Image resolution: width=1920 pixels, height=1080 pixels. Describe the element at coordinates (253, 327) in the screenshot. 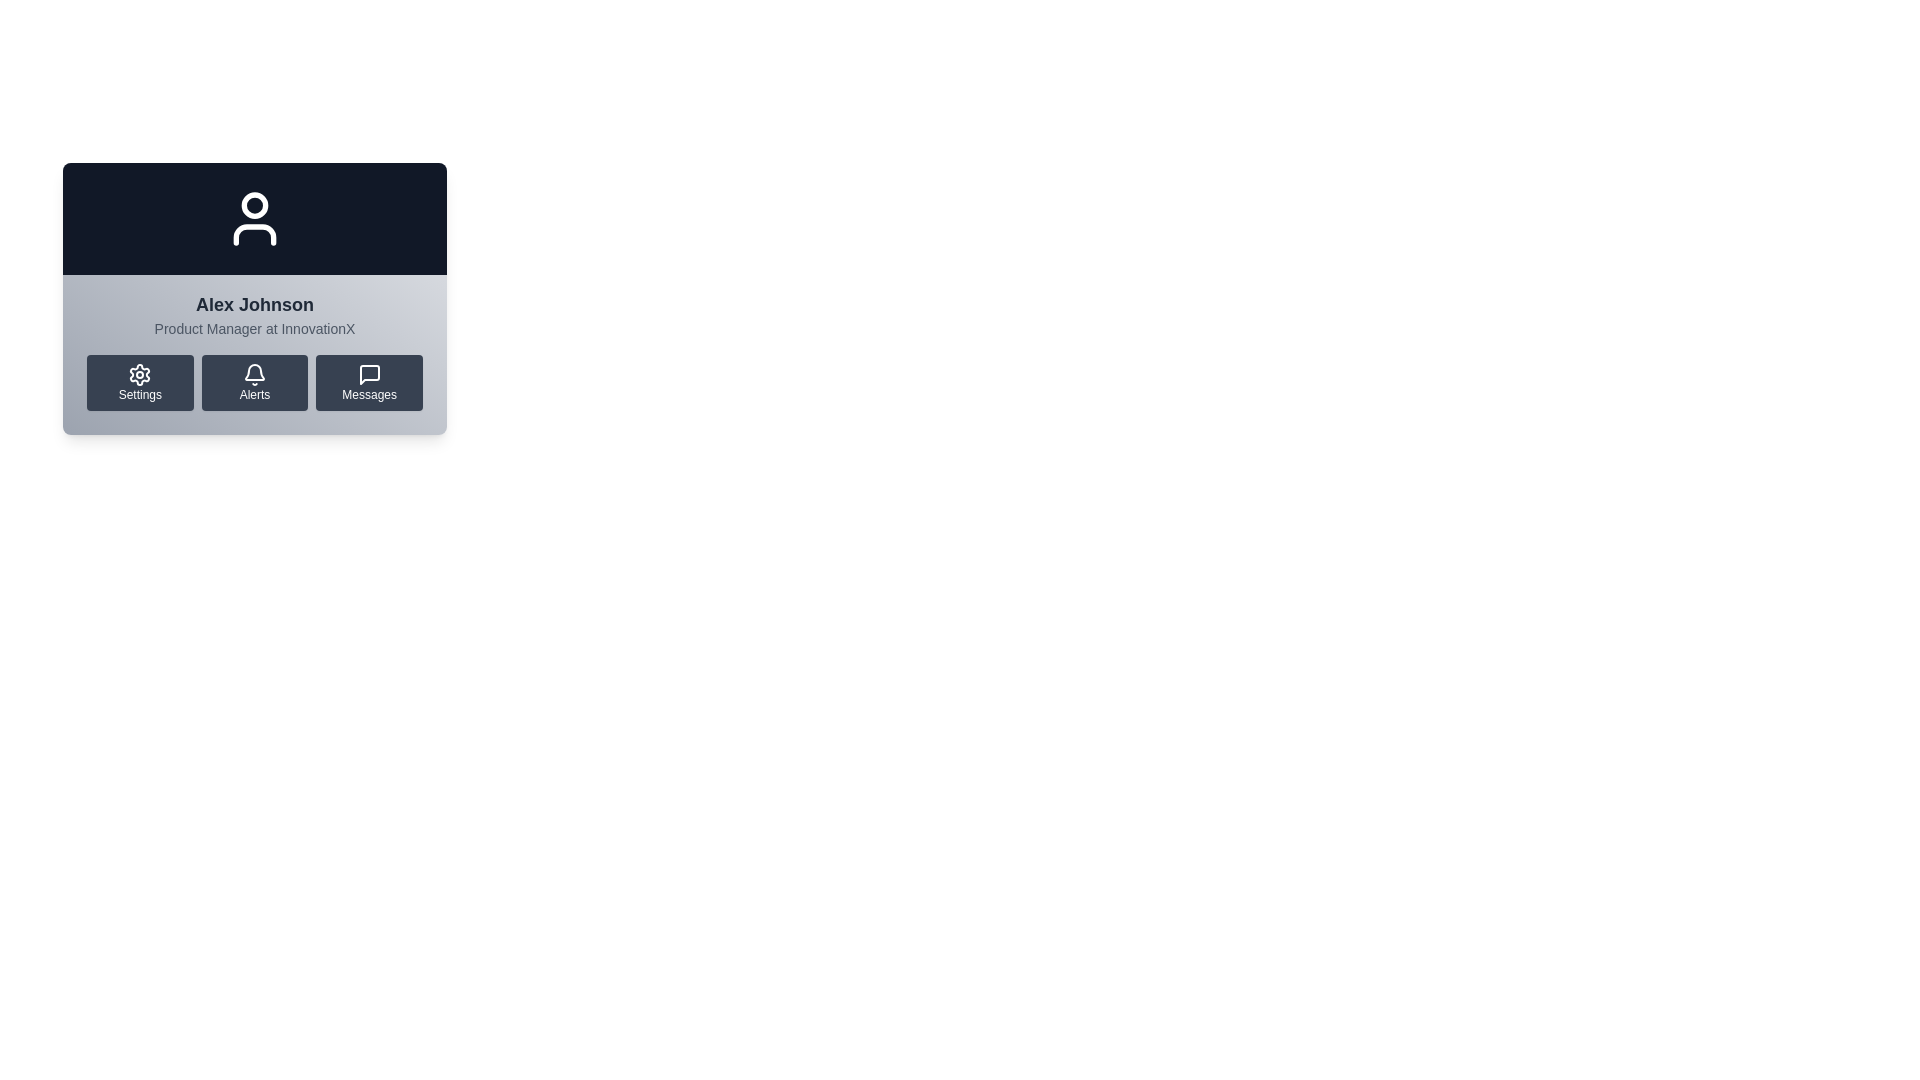

I see `the text label that displays the job title and workplace of the user, positioned below the name 'Alex Johnson'` at that location.